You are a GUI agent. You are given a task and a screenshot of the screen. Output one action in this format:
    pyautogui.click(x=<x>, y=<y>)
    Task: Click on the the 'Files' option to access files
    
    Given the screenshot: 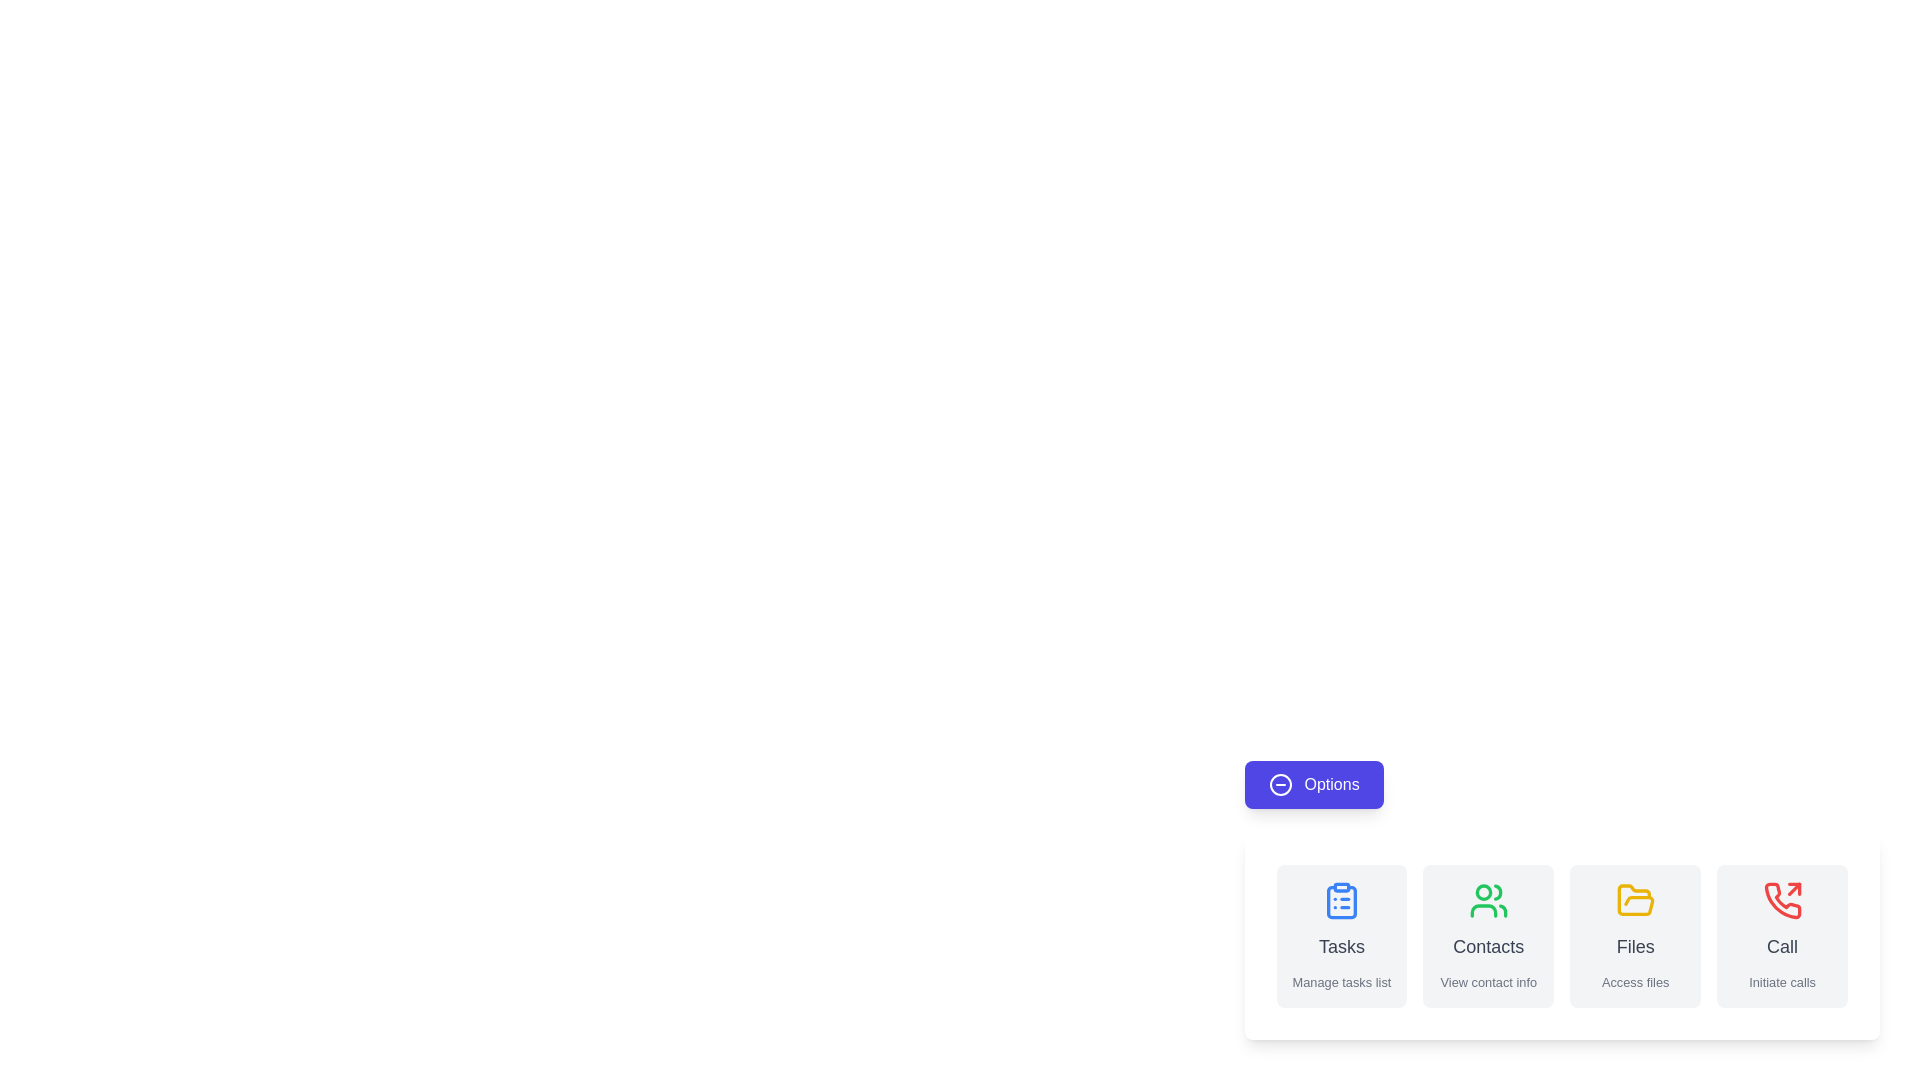 What is the action you would take?
    pyautogui.click(x=1635, y=936)
    